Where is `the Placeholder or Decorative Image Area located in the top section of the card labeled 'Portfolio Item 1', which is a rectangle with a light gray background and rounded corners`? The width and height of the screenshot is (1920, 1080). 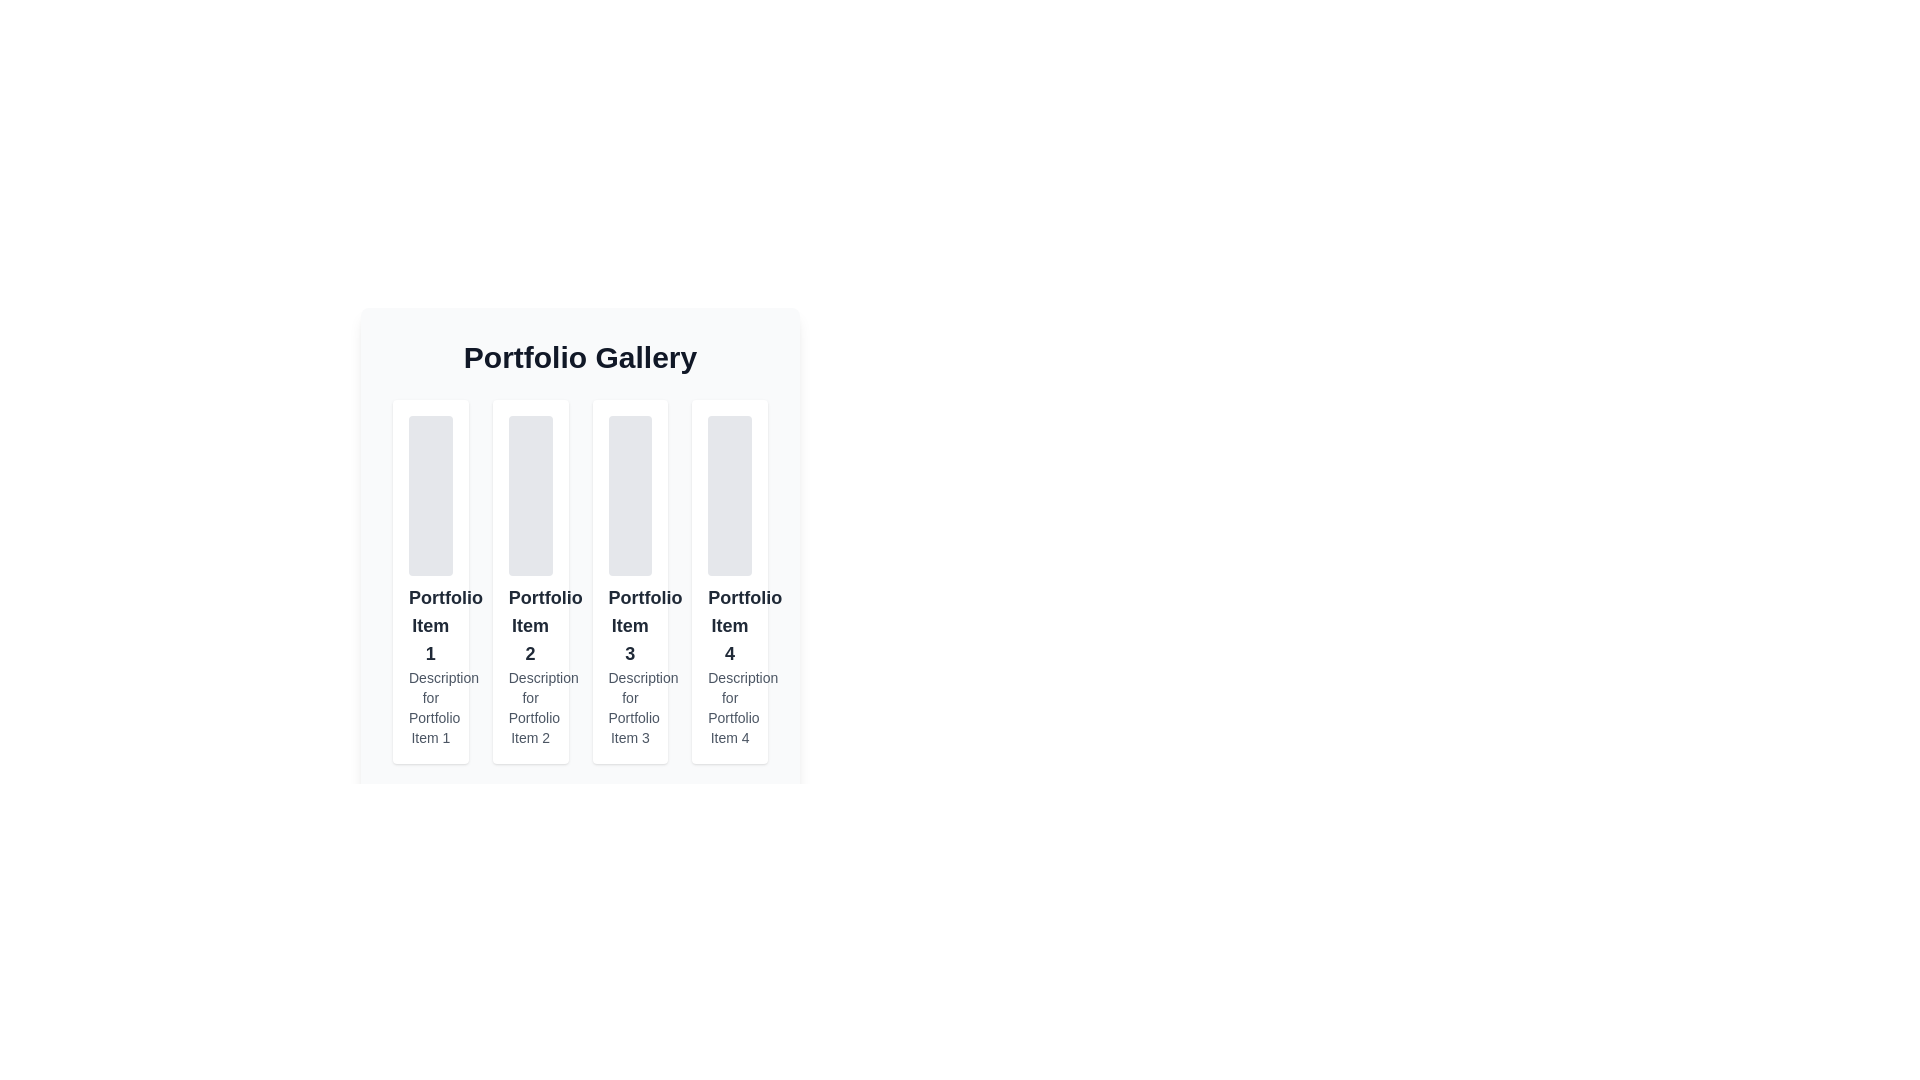 the Placeholder or Decorative Image Area located in the top section of the card labeled 'Portfolio Item 1', which is a rectangle with a light gray background and rounded corners is located at coordinates (429, 495).